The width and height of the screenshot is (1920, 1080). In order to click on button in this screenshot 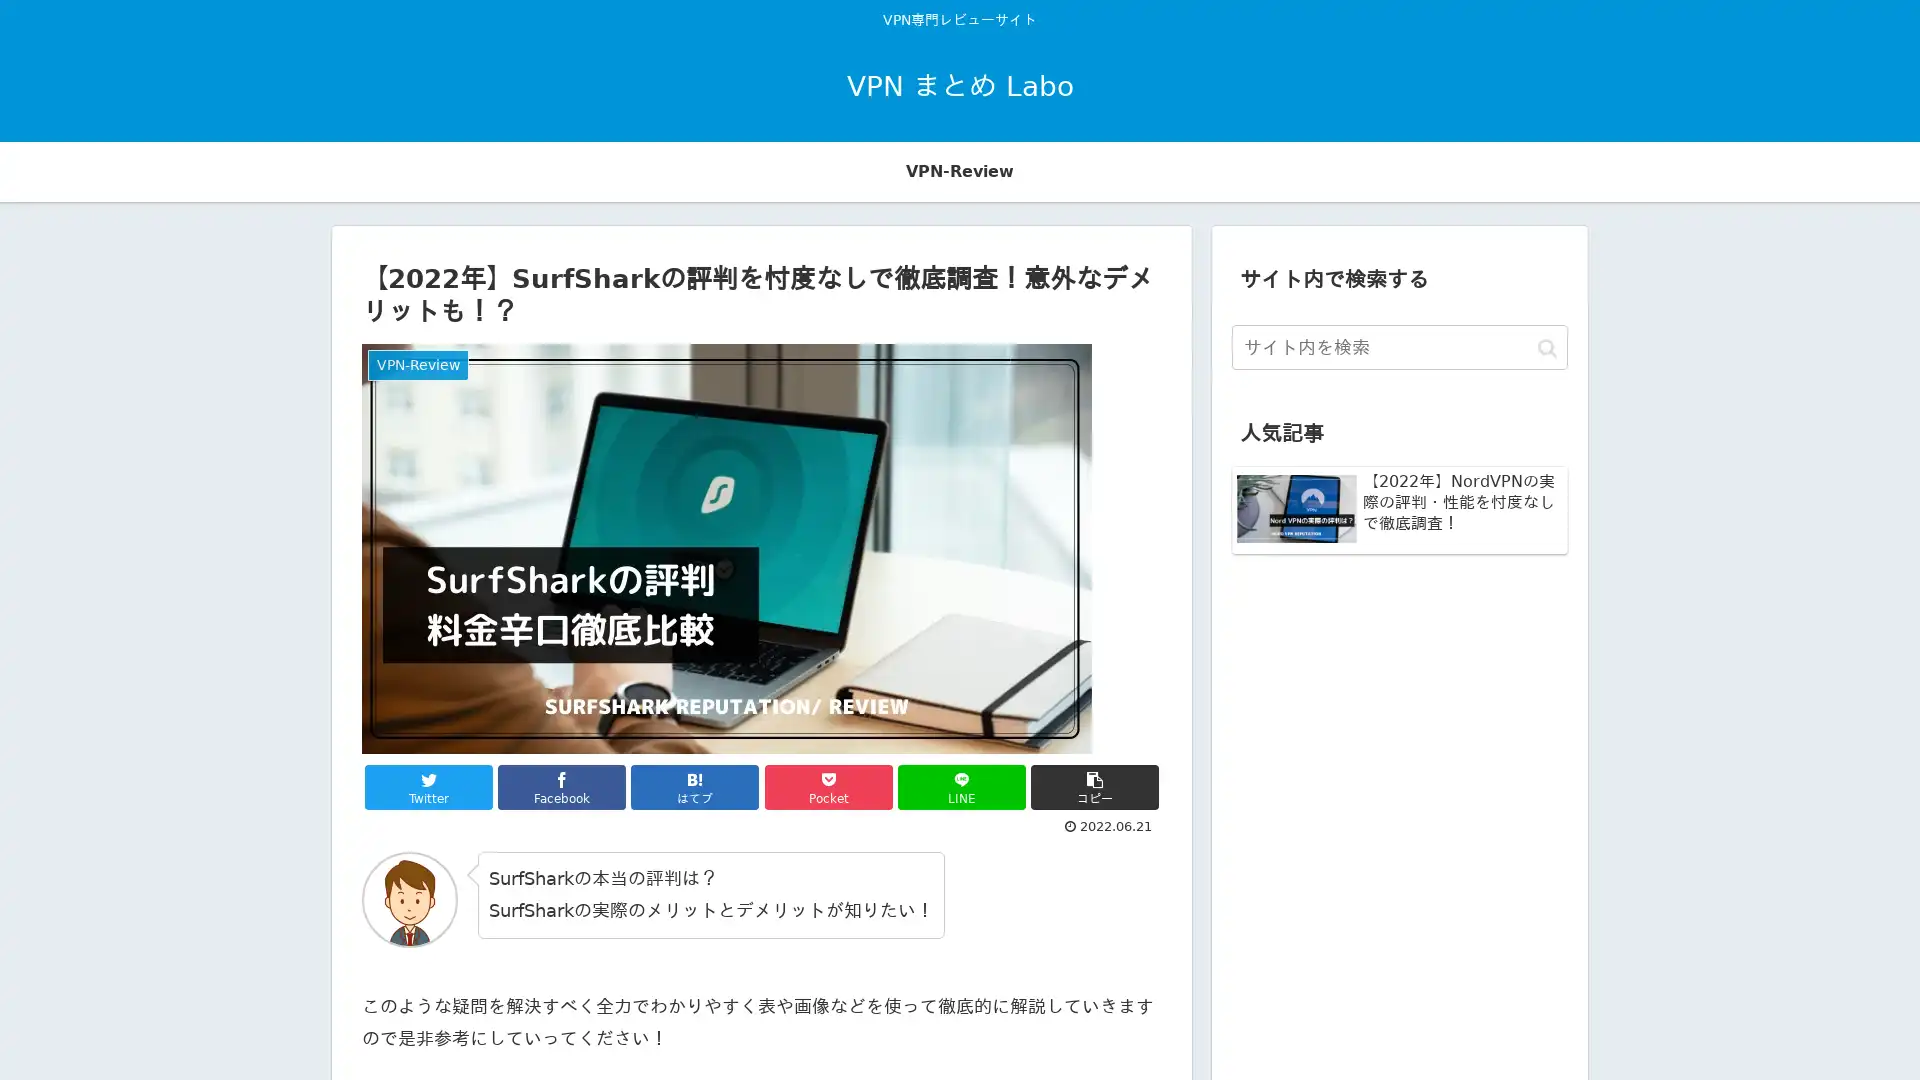, I will do `click(1546, 346)`.